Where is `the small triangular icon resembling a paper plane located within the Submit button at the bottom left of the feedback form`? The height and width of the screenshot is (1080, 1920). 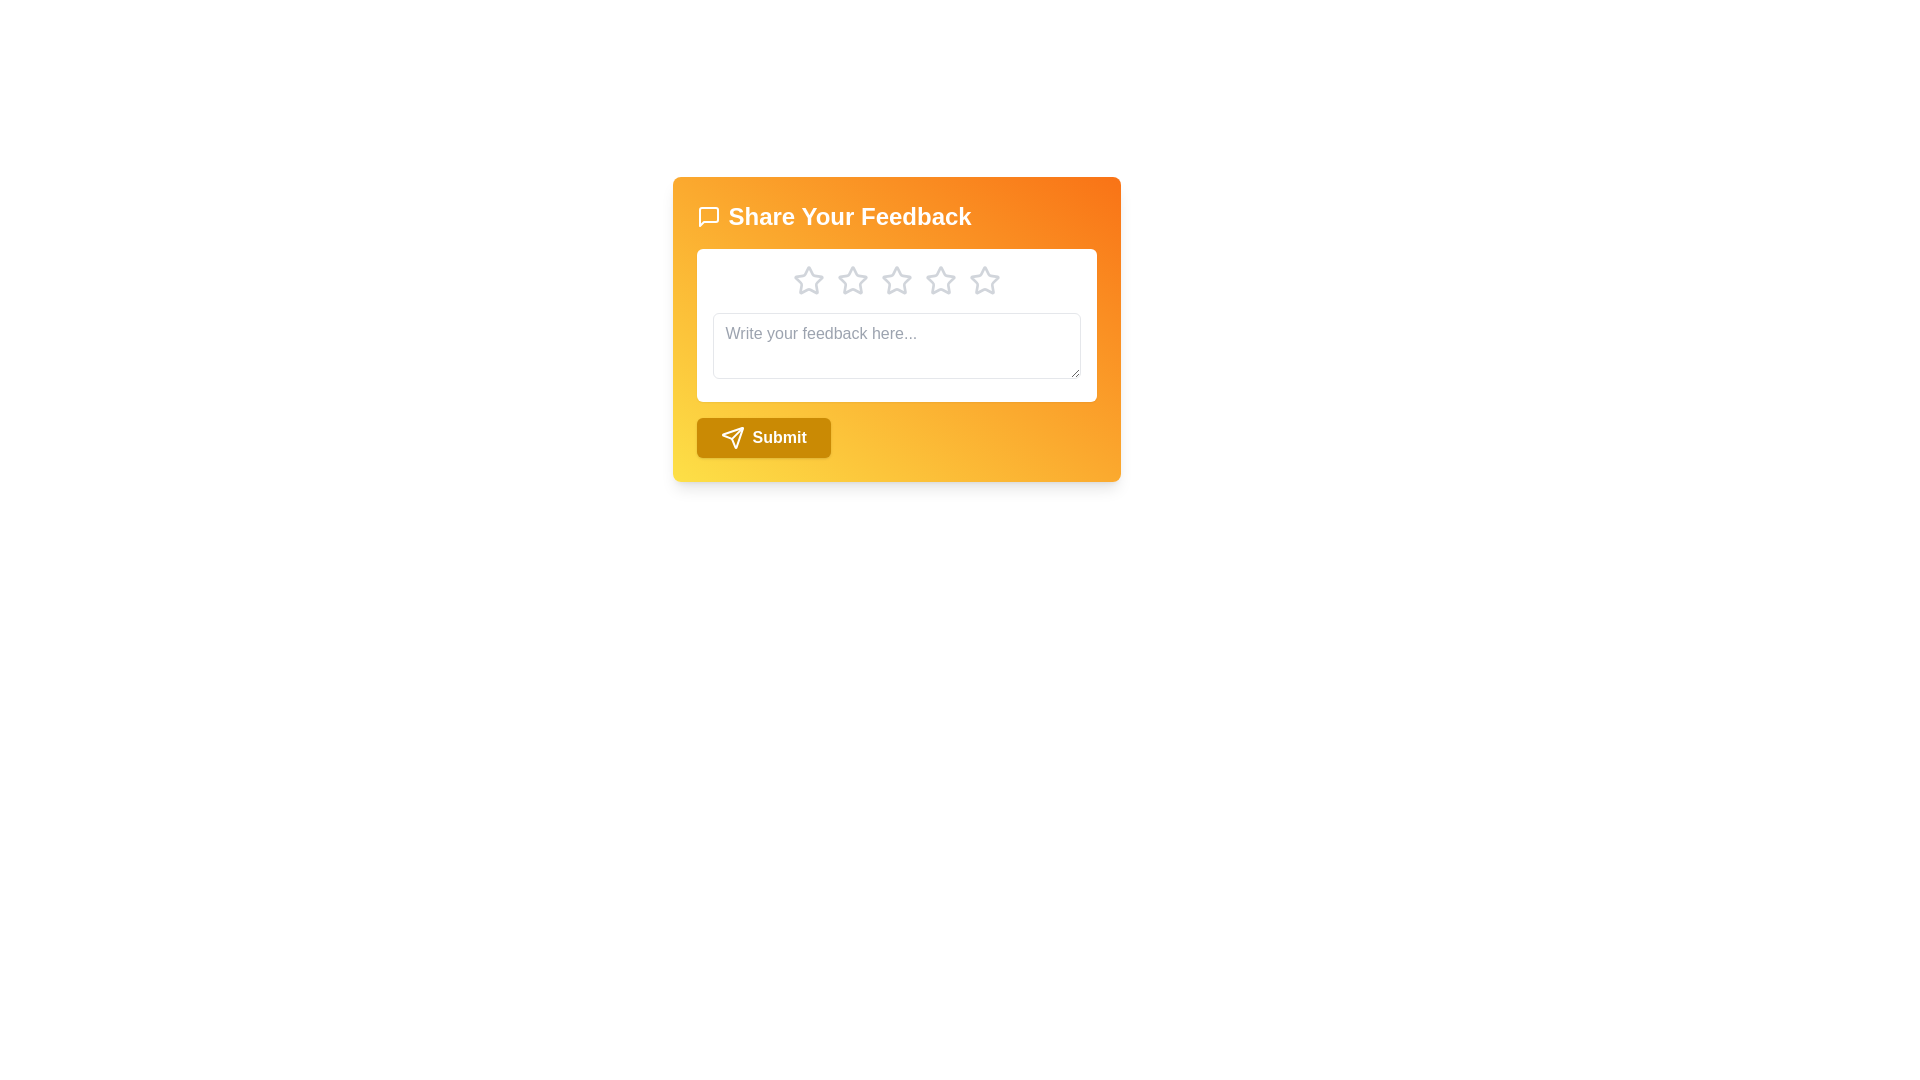
the small triangular icon resembling a paper plane located within the Submit button at the bottom left of the feedback form is located at coordinates (731, 437).